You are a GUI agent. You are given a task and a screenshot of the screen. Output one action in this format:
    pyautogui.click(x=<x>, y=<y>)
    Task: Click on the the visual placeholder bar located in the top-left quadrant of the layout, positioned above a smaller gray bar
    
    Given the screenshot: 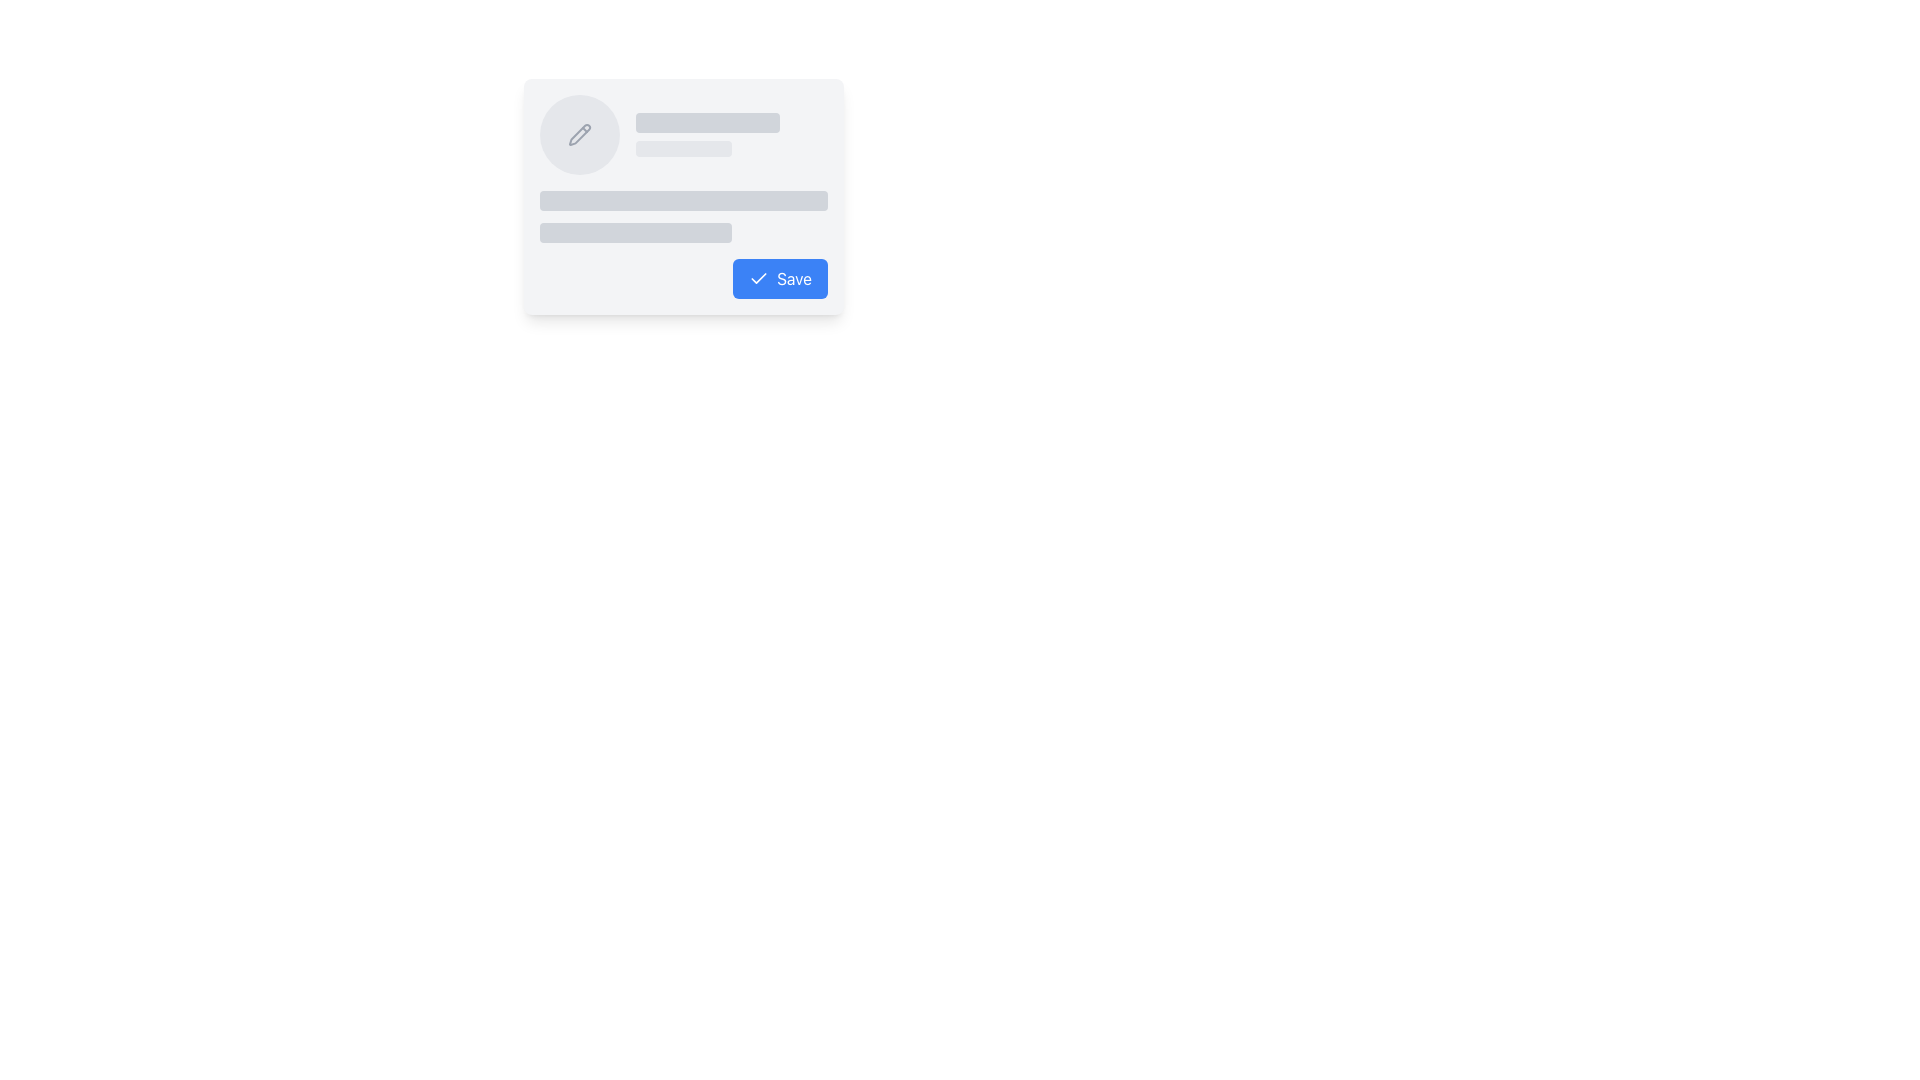 What is the action you would take?
    pyautogui.click(x=708, y=123)
    